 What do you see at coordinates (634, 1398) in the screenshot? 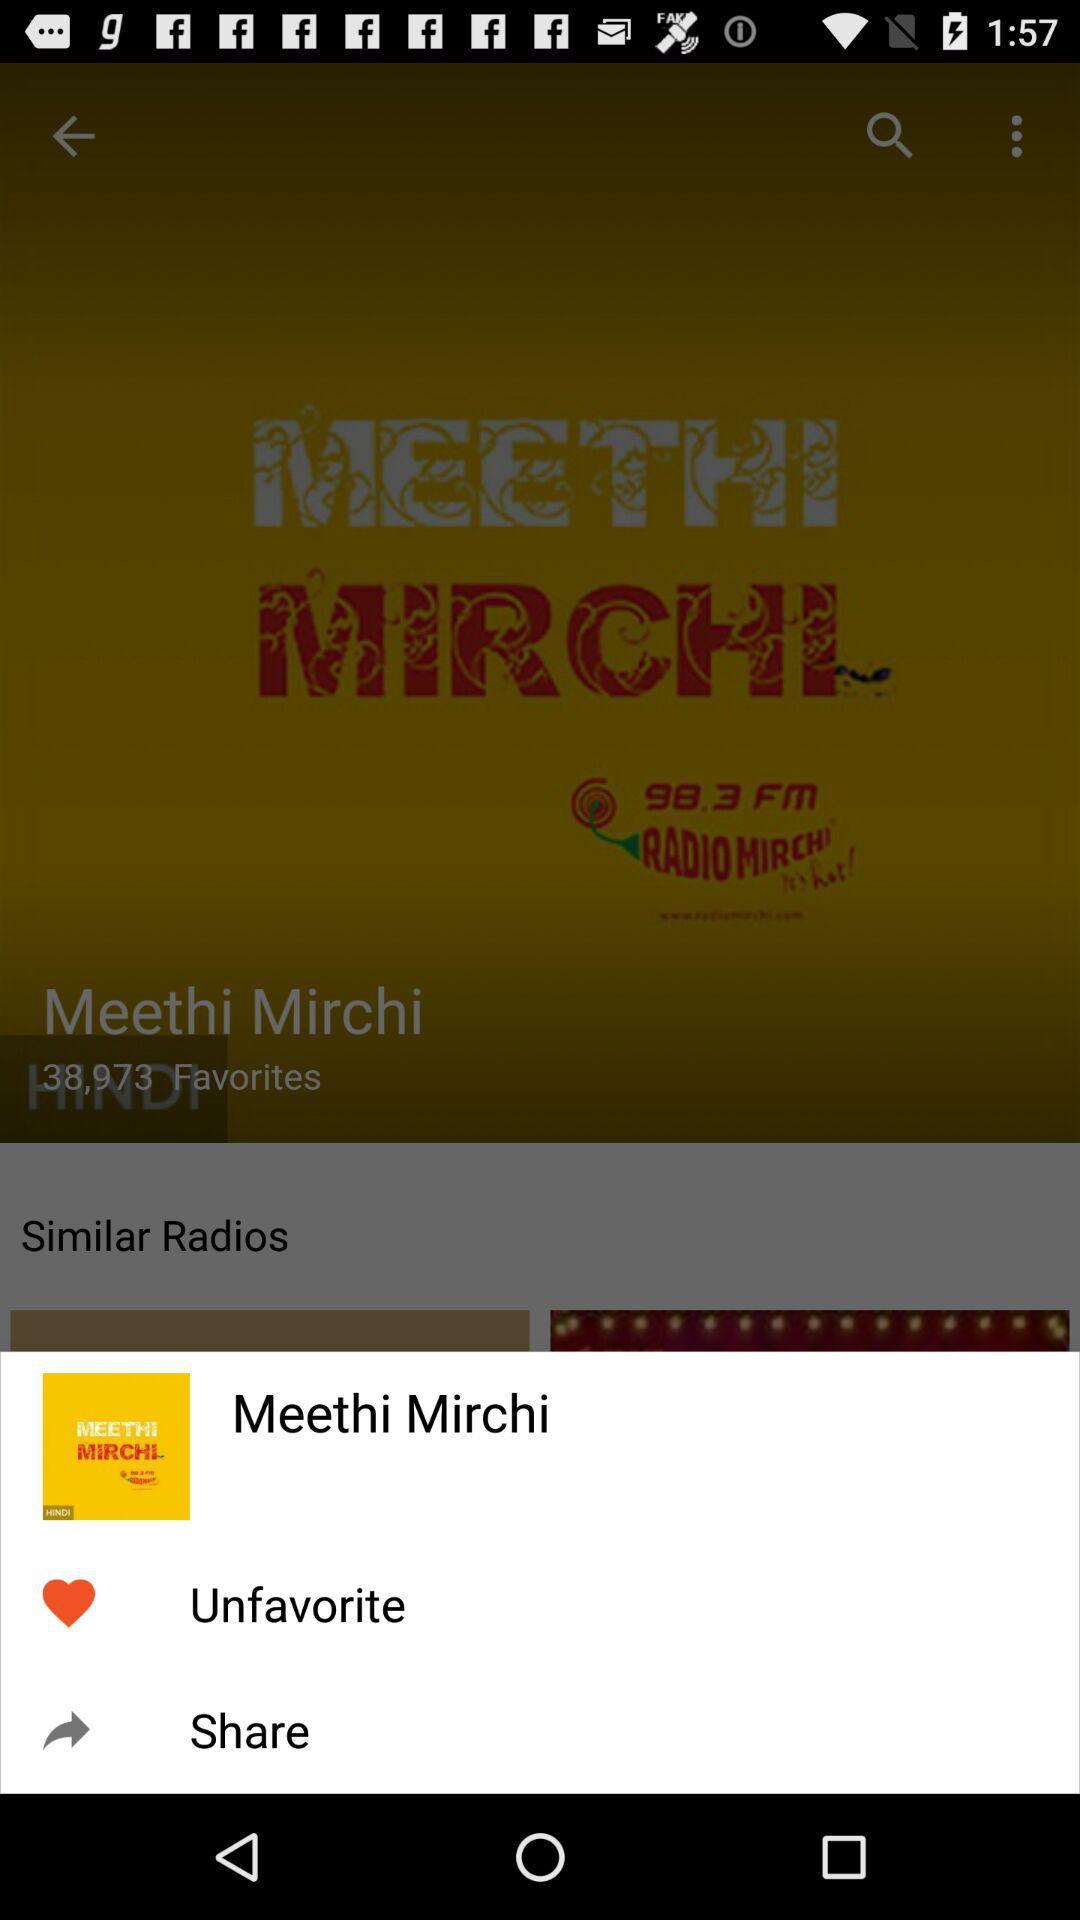
I see `meethi mirchi` at bounding box center [634, 1398].